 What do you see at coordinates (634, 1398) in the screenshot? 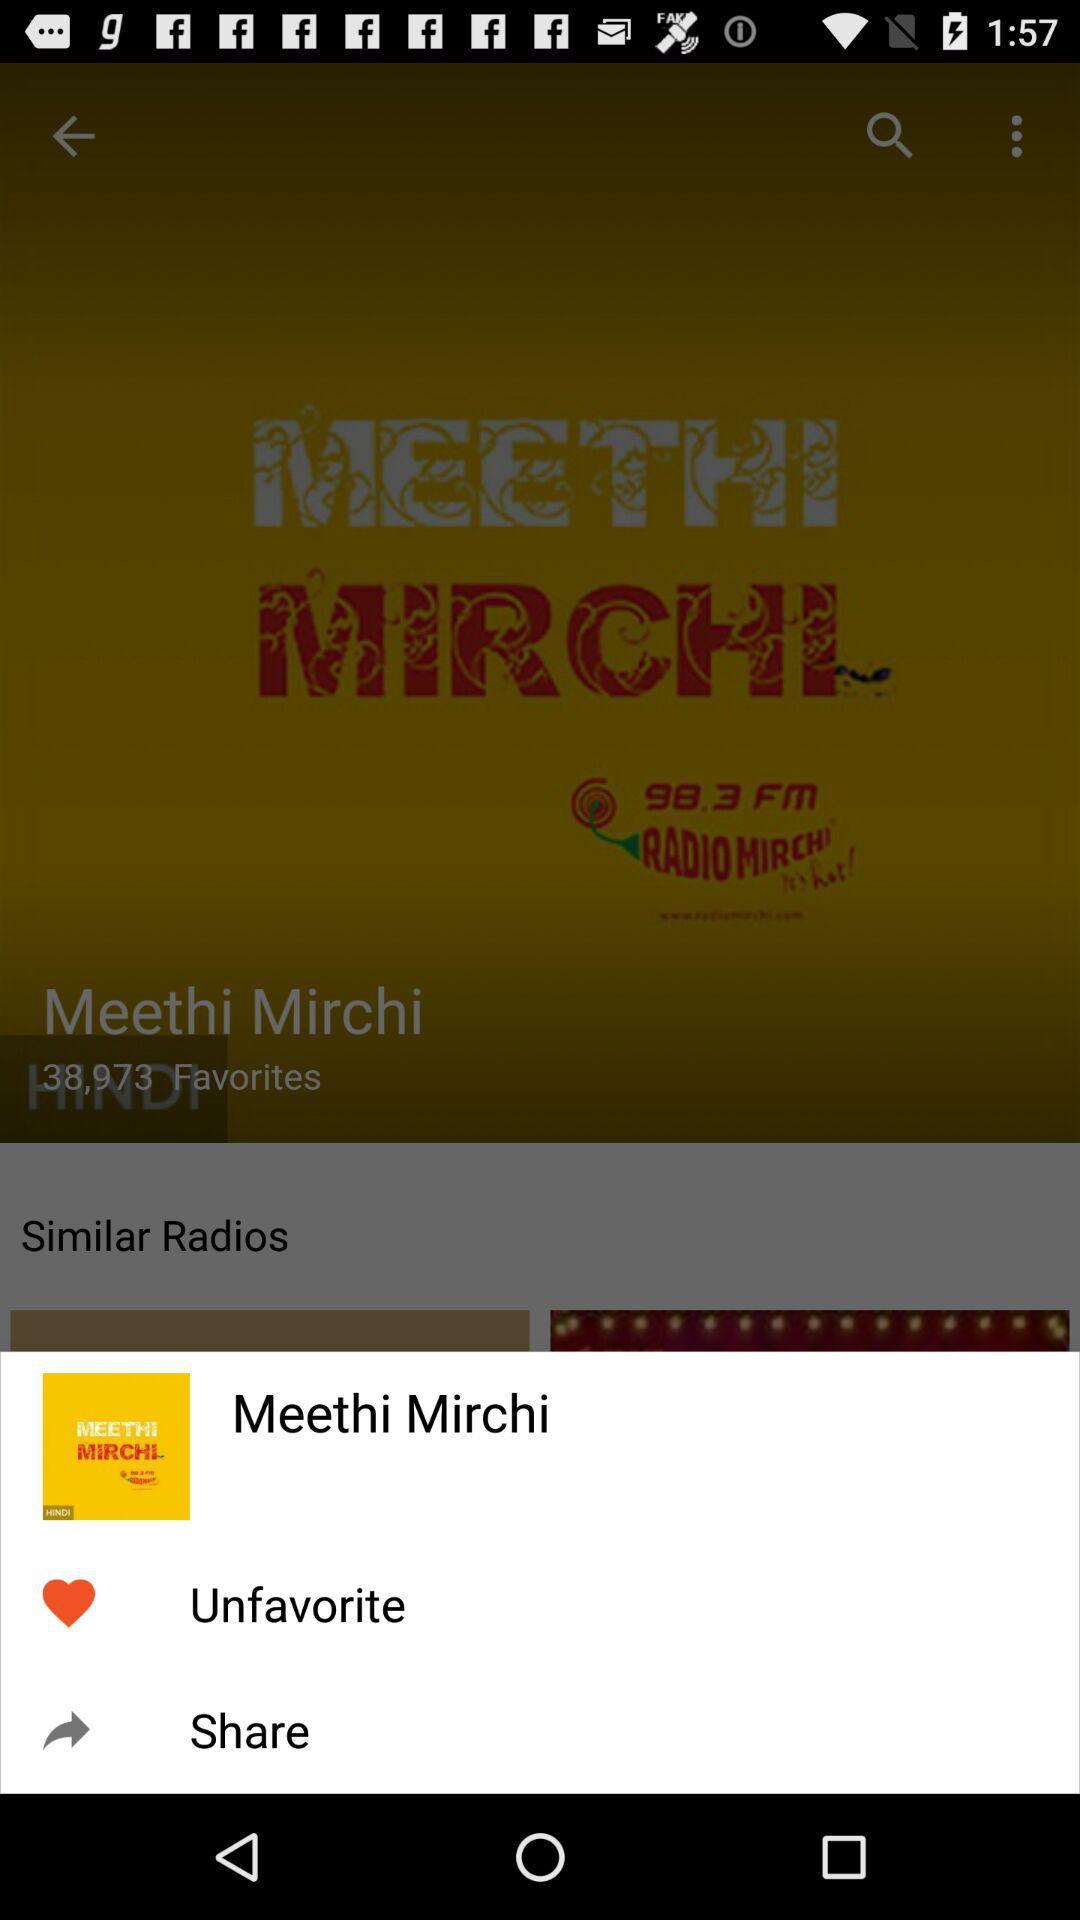
I see `meethi mirchi` at bounding box center [634, 1398].